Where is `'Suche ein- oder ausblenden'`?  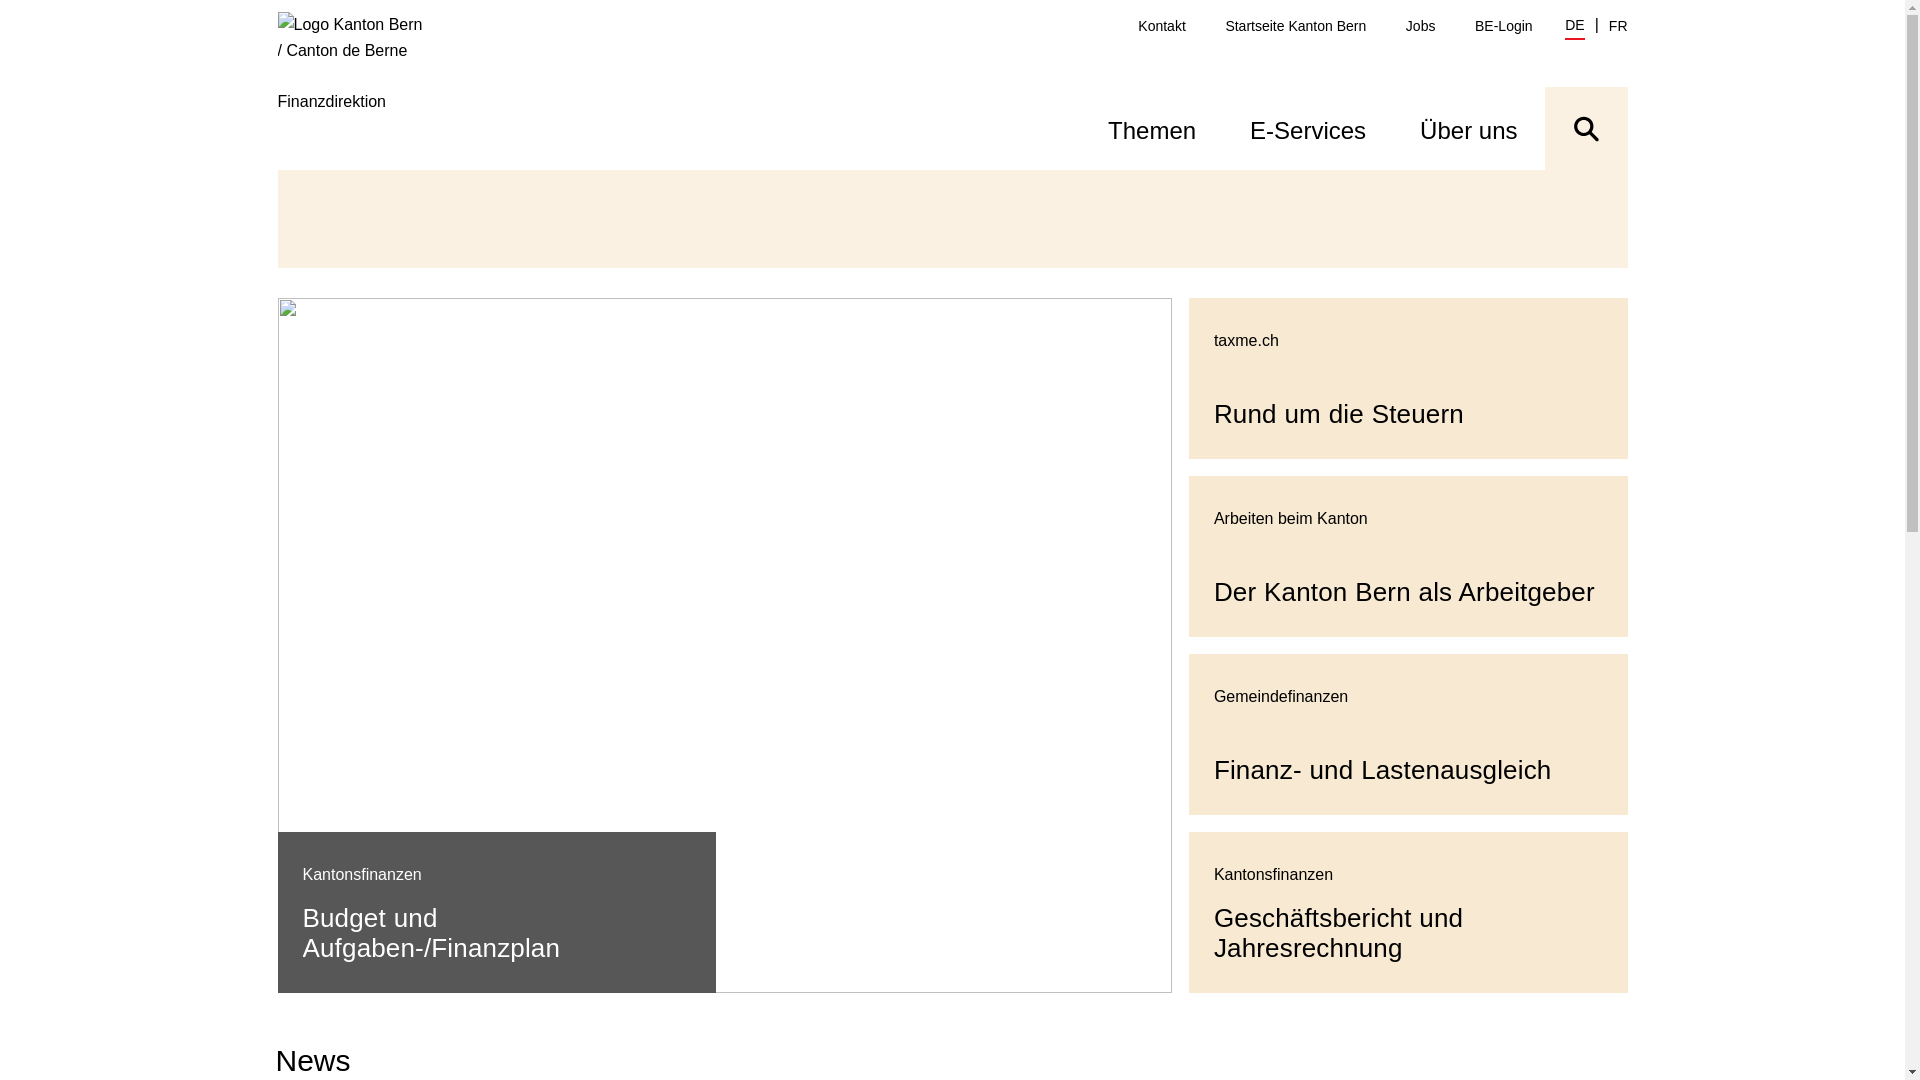 'Suche ein- oder ausblenden' is located at coordinates (1584, 128).